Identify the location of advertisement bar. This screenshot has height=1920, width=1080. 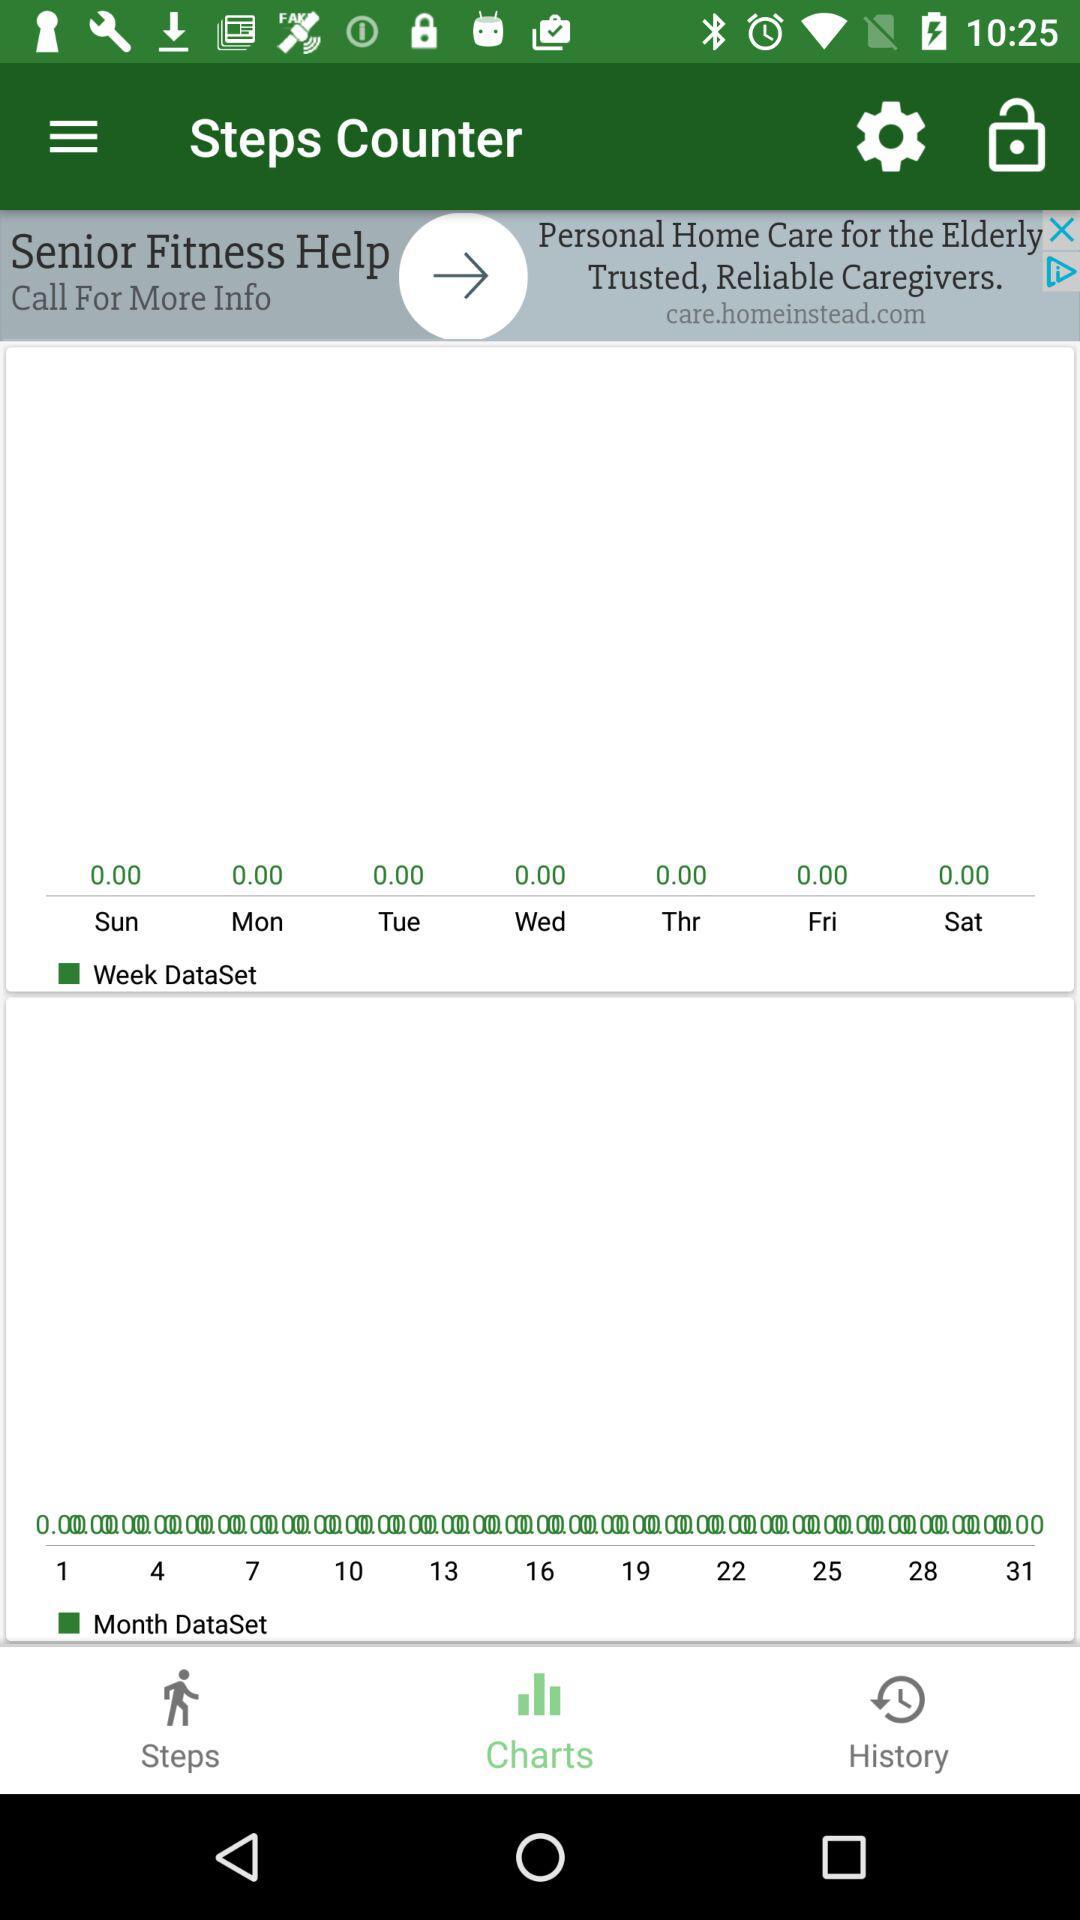
(540, 274).